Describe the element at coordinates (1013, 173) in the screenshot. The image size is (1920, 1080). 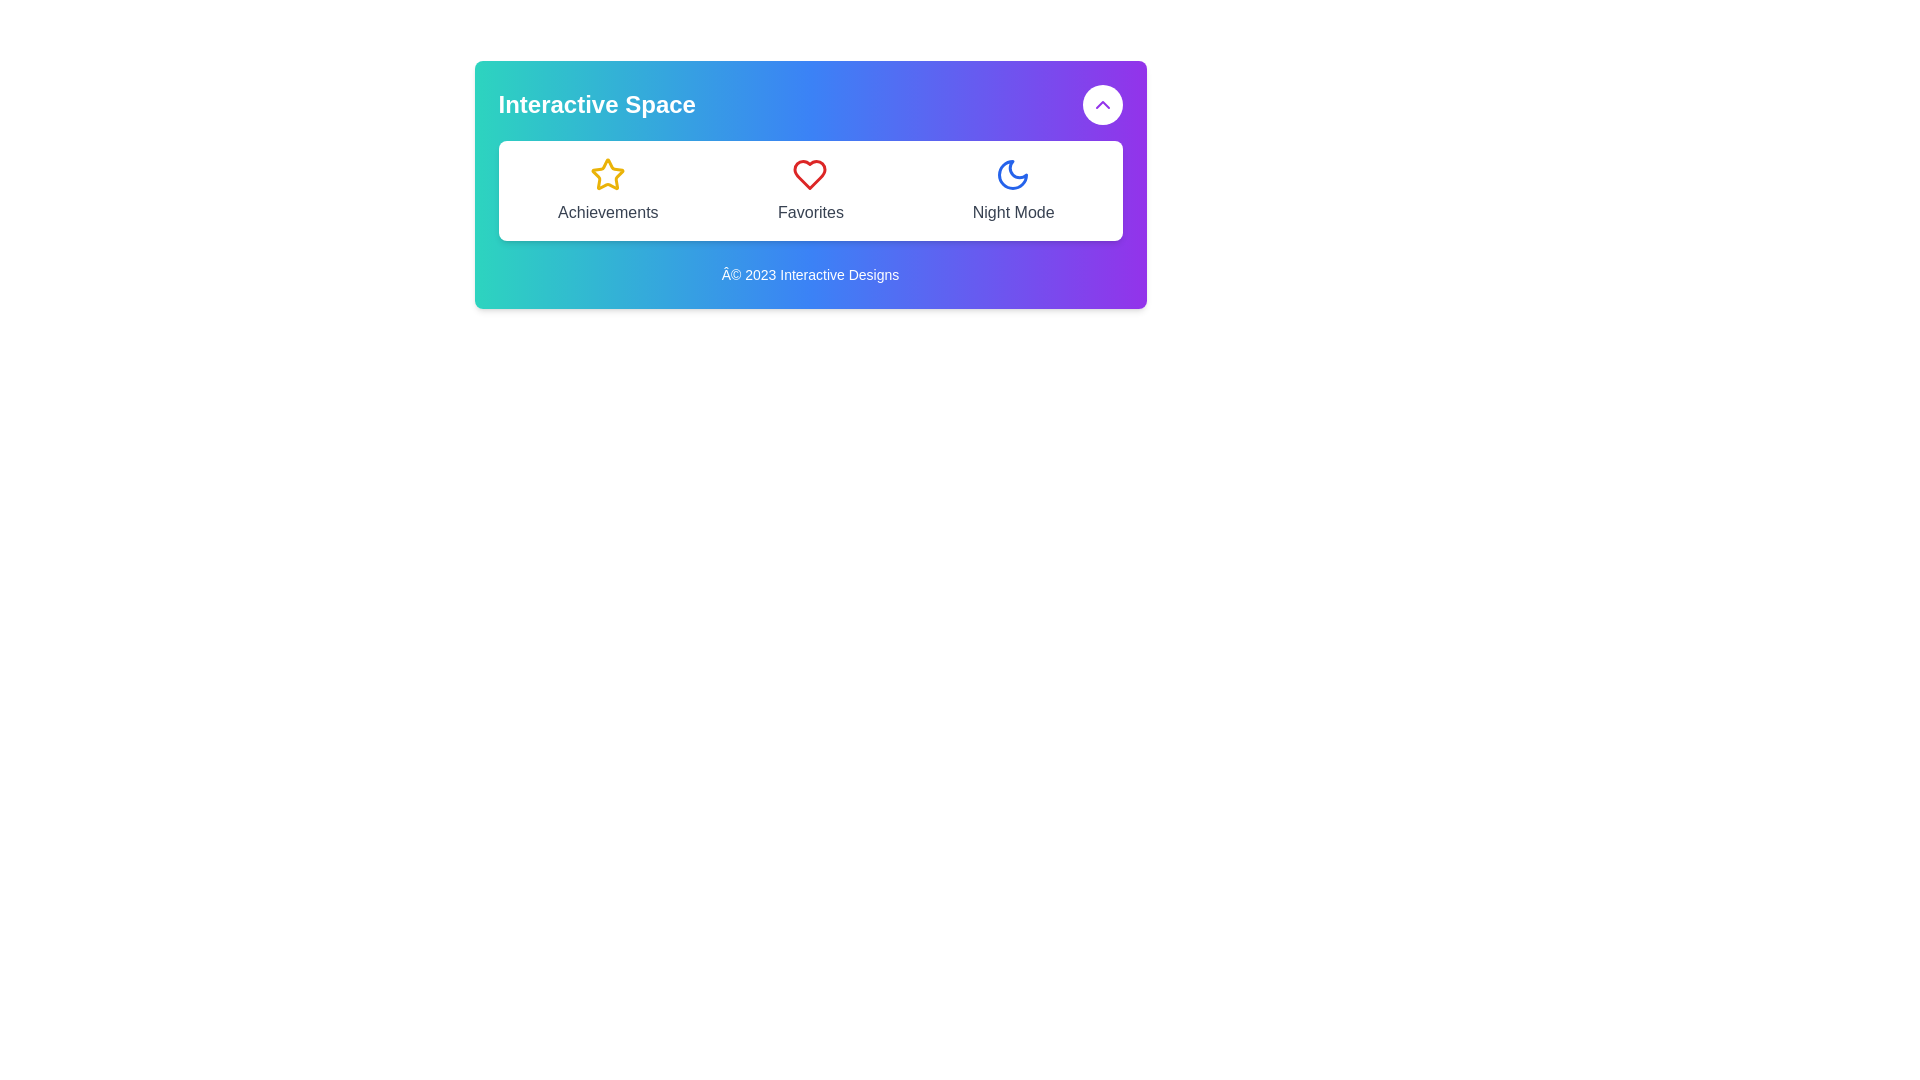
I see `the crescent moon icon, which represents night mode, located in the central section of the card, to the right of the heart icon` at that location.